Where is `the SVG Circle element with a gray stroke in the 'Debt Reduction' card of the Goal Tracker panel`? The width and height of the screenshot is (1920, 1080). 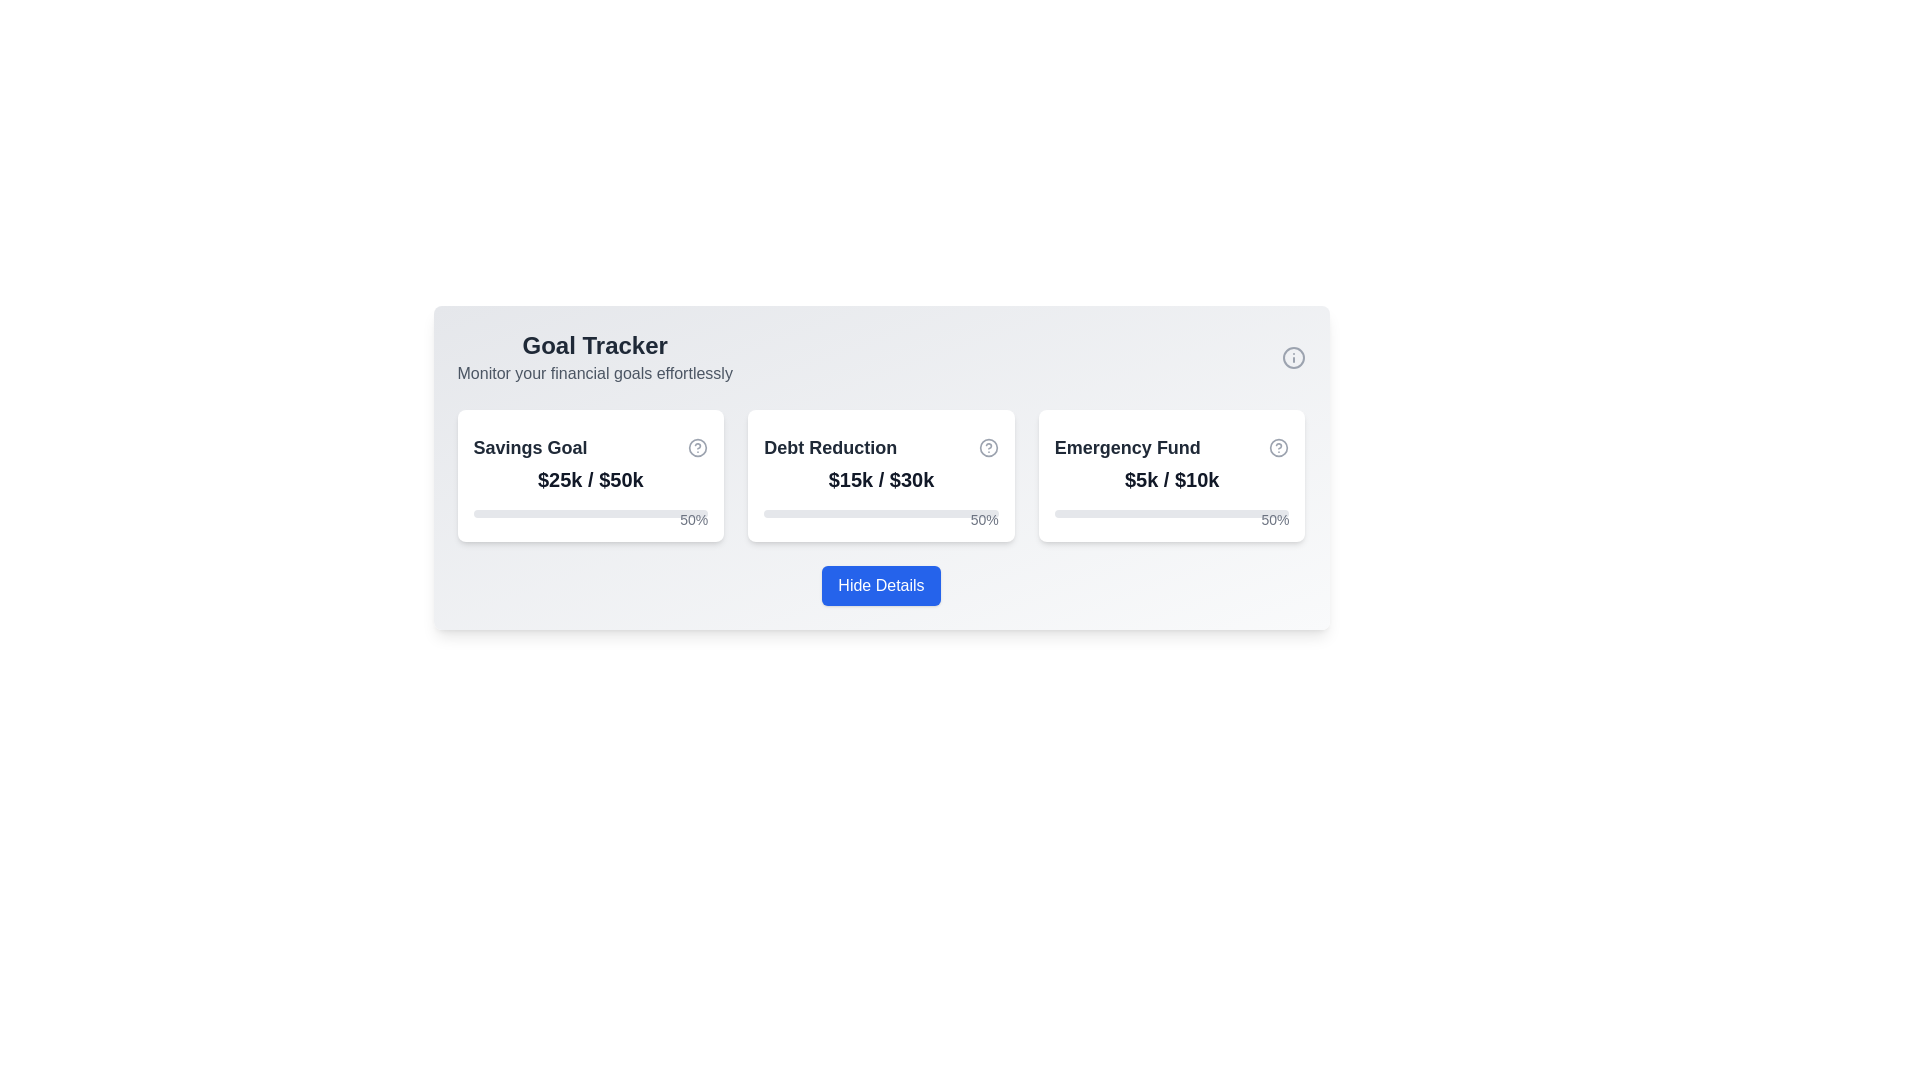
the SVG Circle element with a gray stroke in the 'Debt Reduction' card of the Goal Tracker panel is located at coordinates (988, 446).